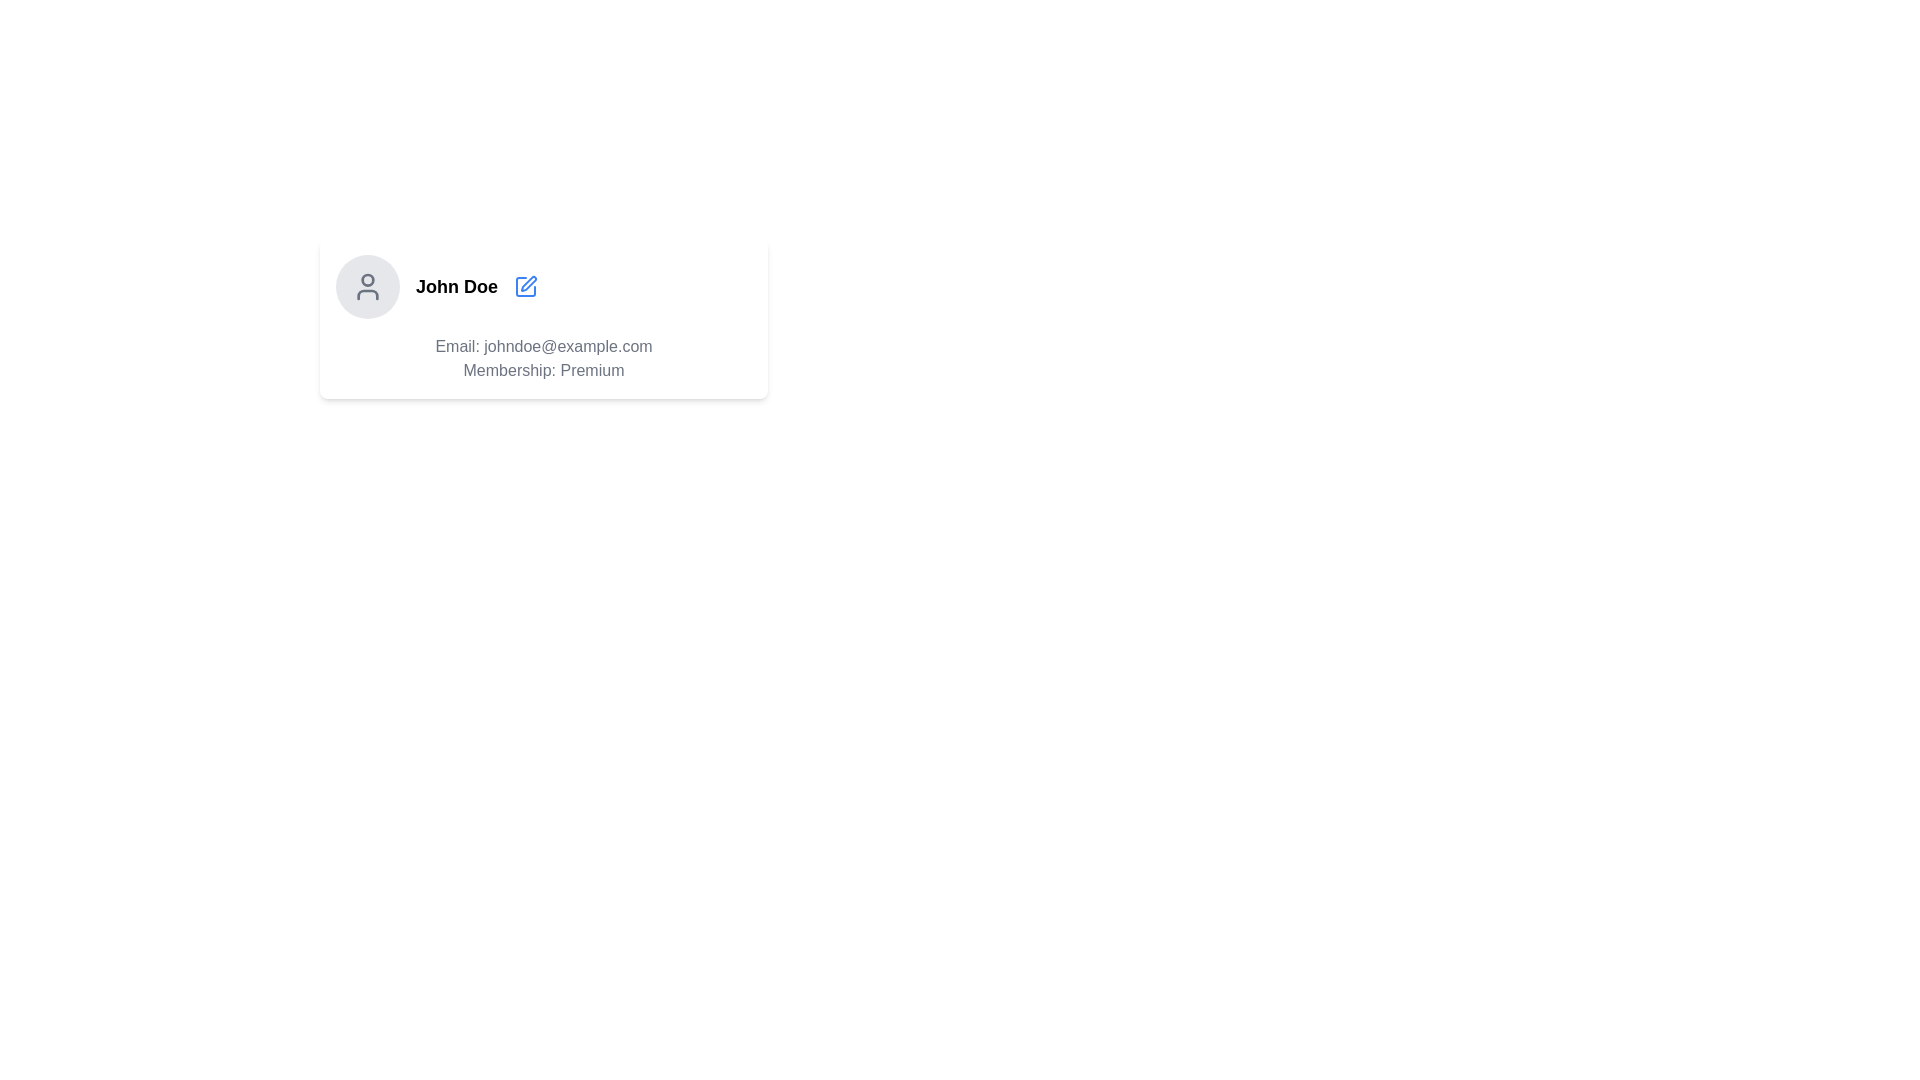 This screenshot has width=1920, height=1080. What do you see at coordinates (543, 370) in the screenshot?
I see `the static text label that reads 'Membership: Premium', which is positioned directly beneath the email text 'Email: johndoe@example.com'` at bounding box center [543, 370].